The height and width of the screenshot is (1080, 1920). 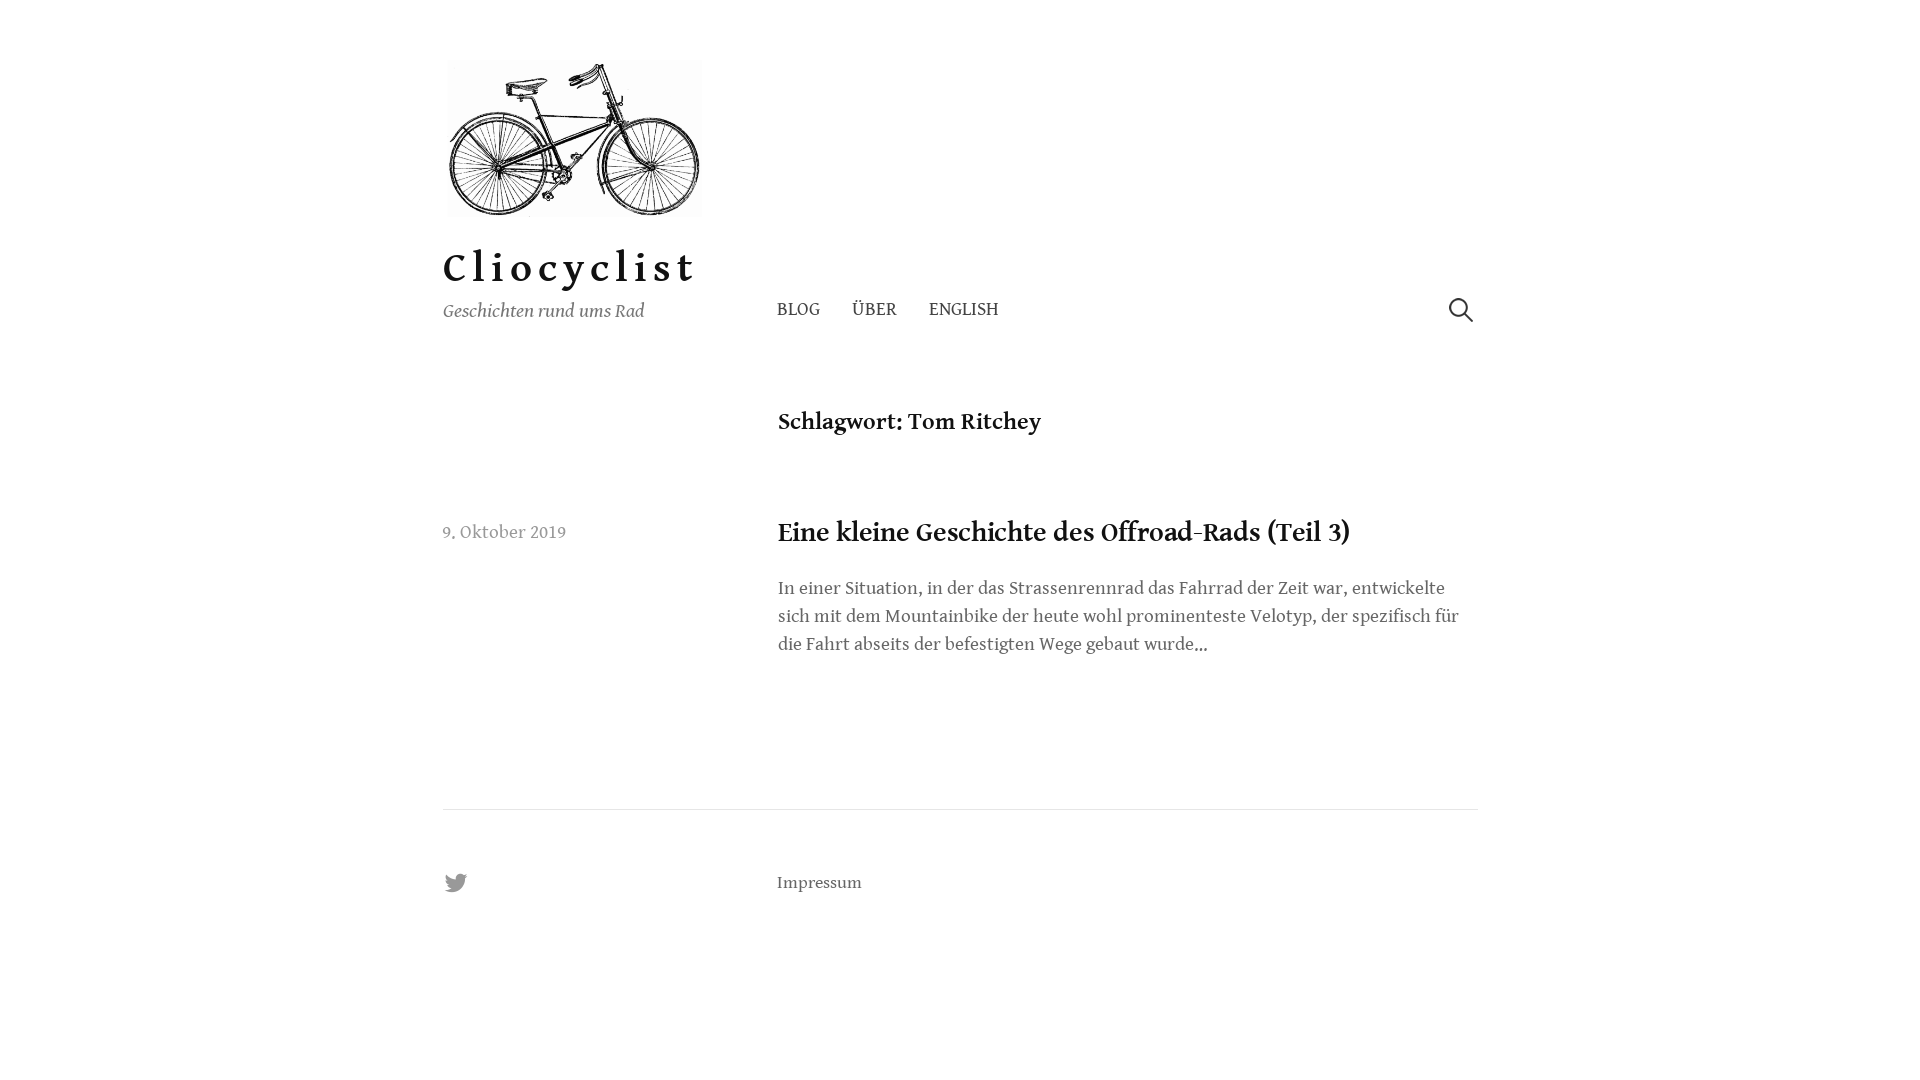 What do you see at coordinates (1063, 531) in the screenshot?
I see `'Eine kleine Geschichte des Offroad-Rads (Teil 3)'` at bounding box center [1063, 531].